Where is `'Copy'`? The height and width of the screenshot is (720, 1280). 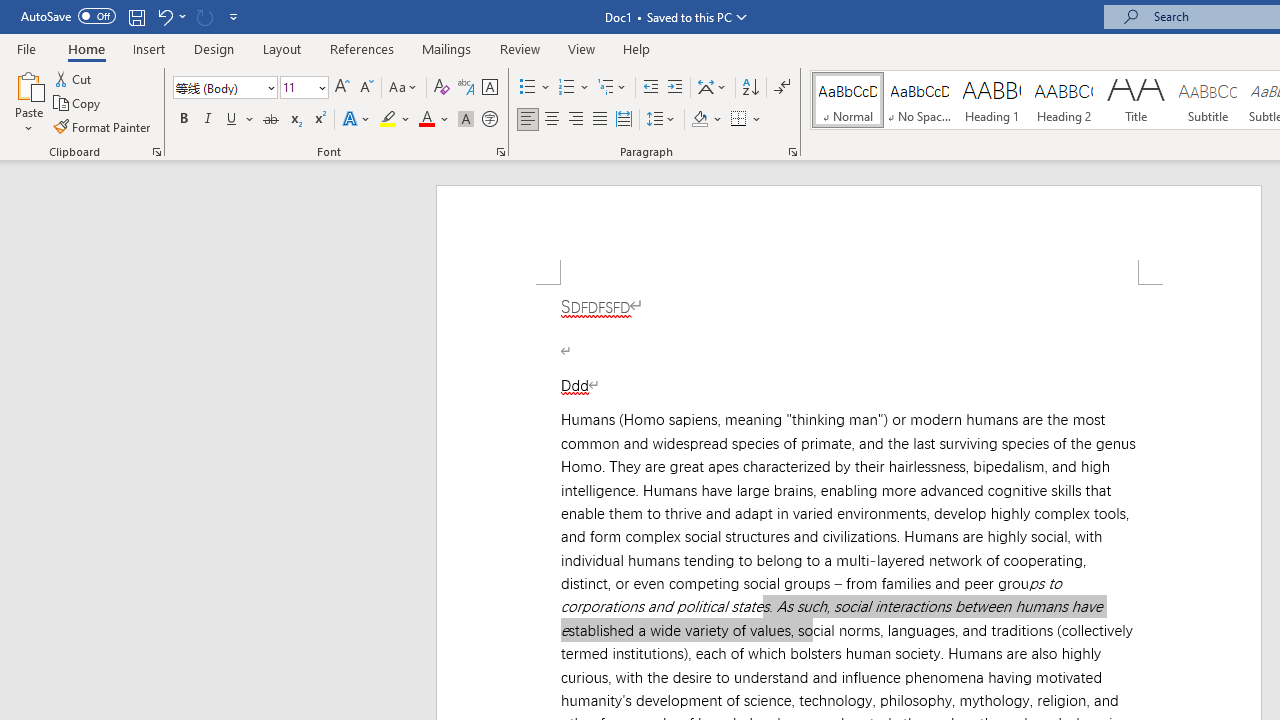 'Copy' is located at coordinates (78, 103).